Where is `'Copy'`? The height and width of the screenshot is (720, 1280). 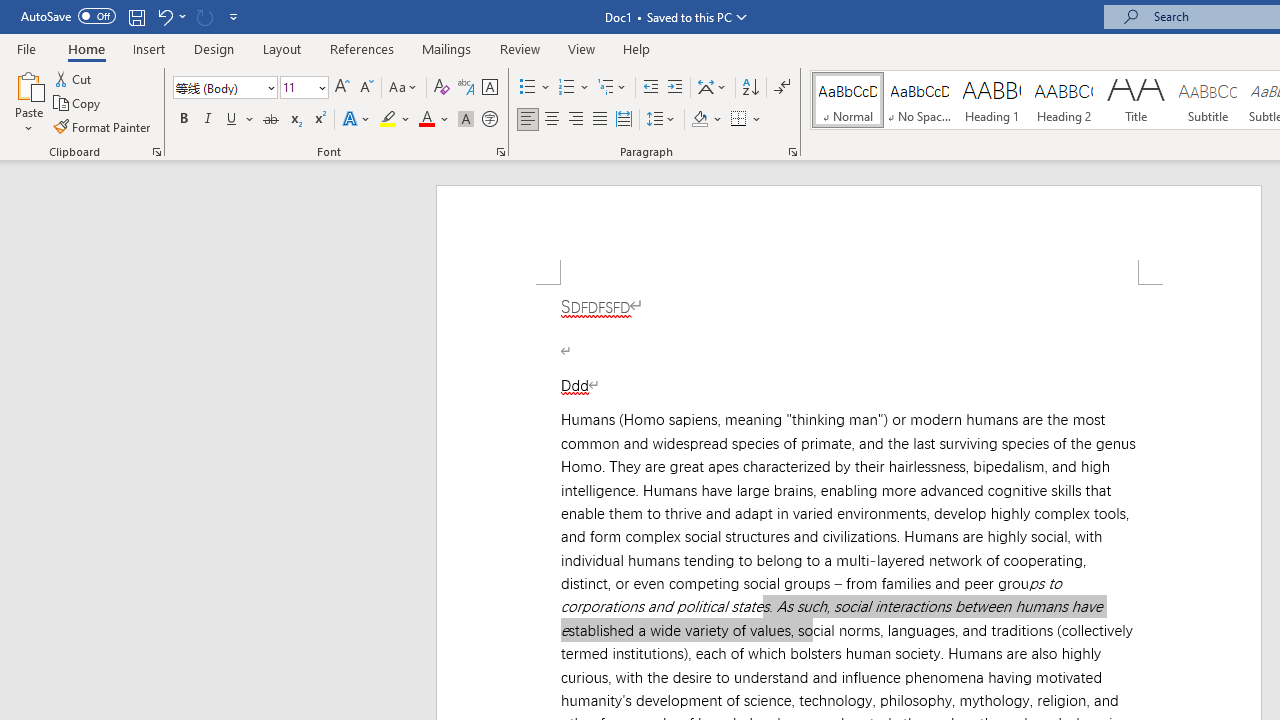 'Copy' is located at coordinates (78, 103).